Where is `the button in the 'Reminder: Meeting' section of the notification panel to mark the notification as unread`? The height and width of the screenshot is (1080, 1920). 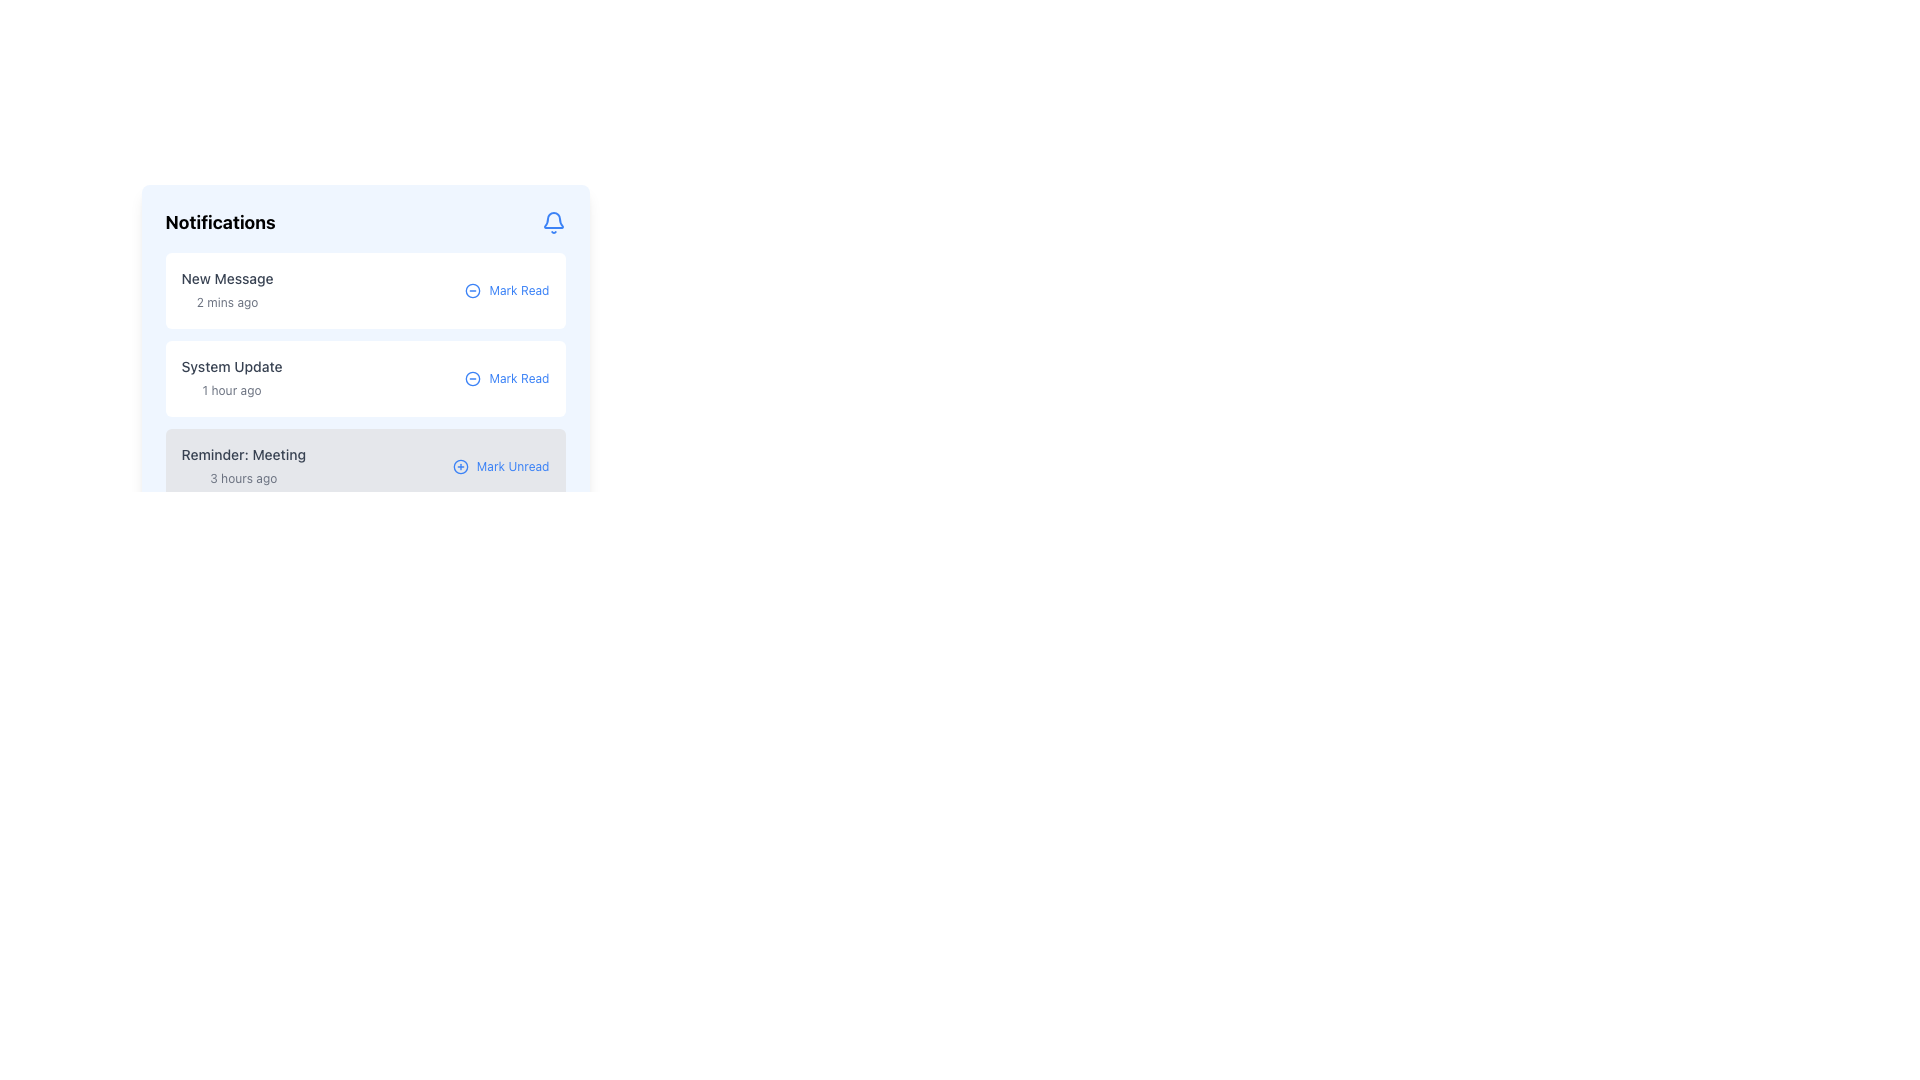 the button in the 'Reminder: Meeting' section of the notification panel to mark the notification as unread is located at coordinates (501, 466).